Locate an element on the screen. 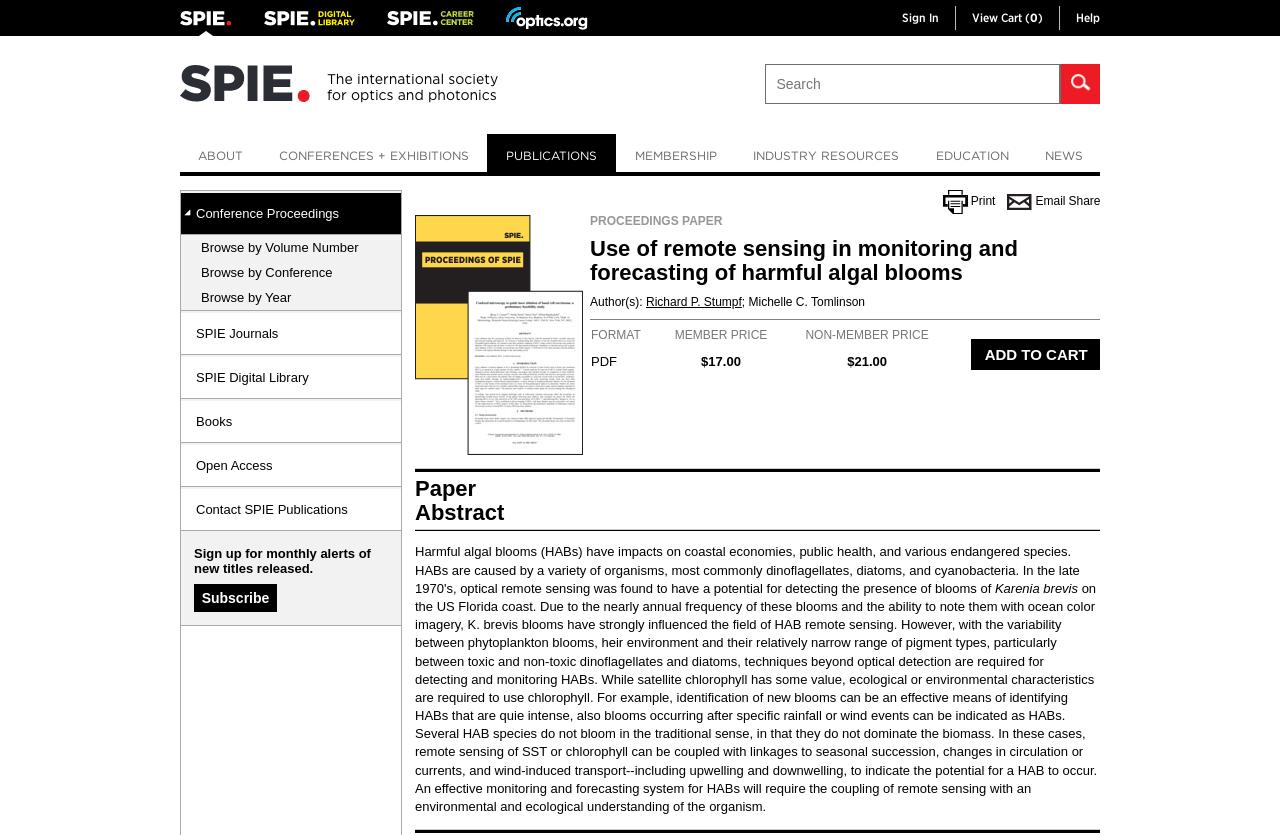 The height and width of the screenshot is (835, 1280). 'Add to cart' is located at coordinates (1035, 354).